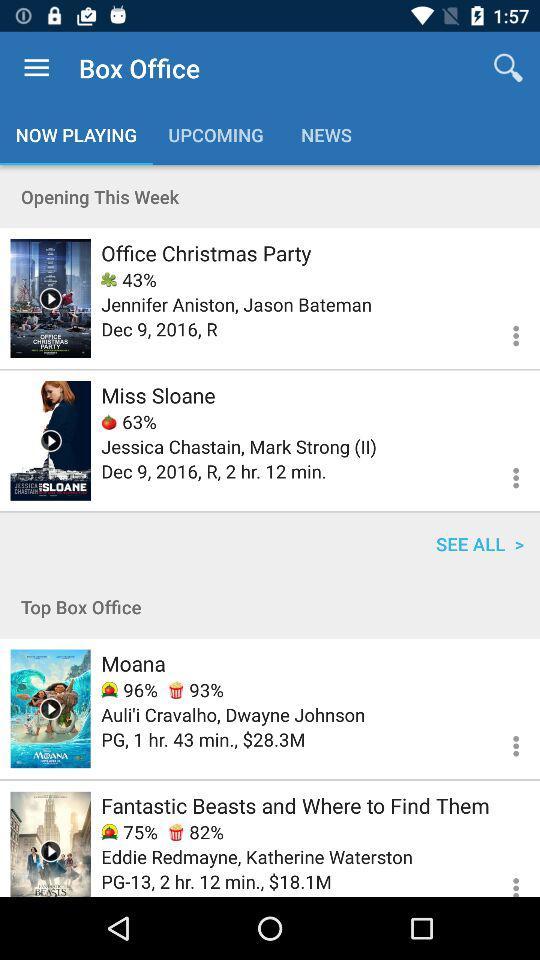  I want to click on fantastic beasts and item, so click(294, 805).